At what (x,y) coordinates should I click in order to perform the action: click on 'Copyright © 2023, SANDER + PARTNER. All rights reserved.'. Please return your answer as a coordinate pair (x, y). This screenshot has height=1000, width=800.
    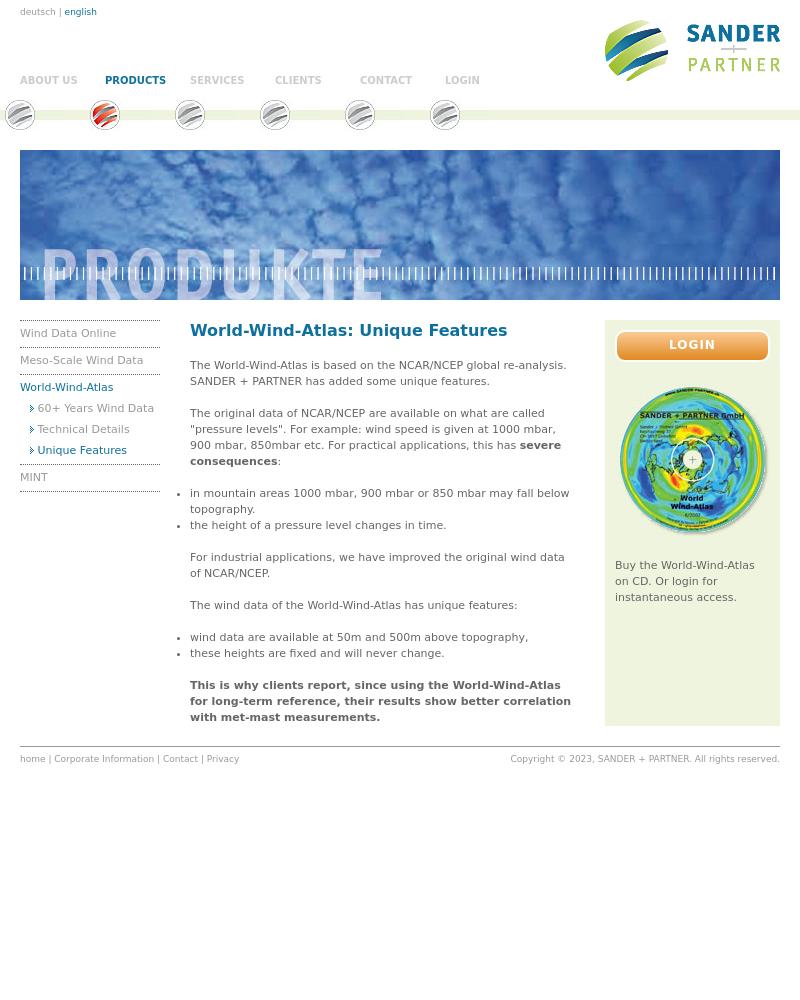
    Looking at the image, I should click on (643, 759).